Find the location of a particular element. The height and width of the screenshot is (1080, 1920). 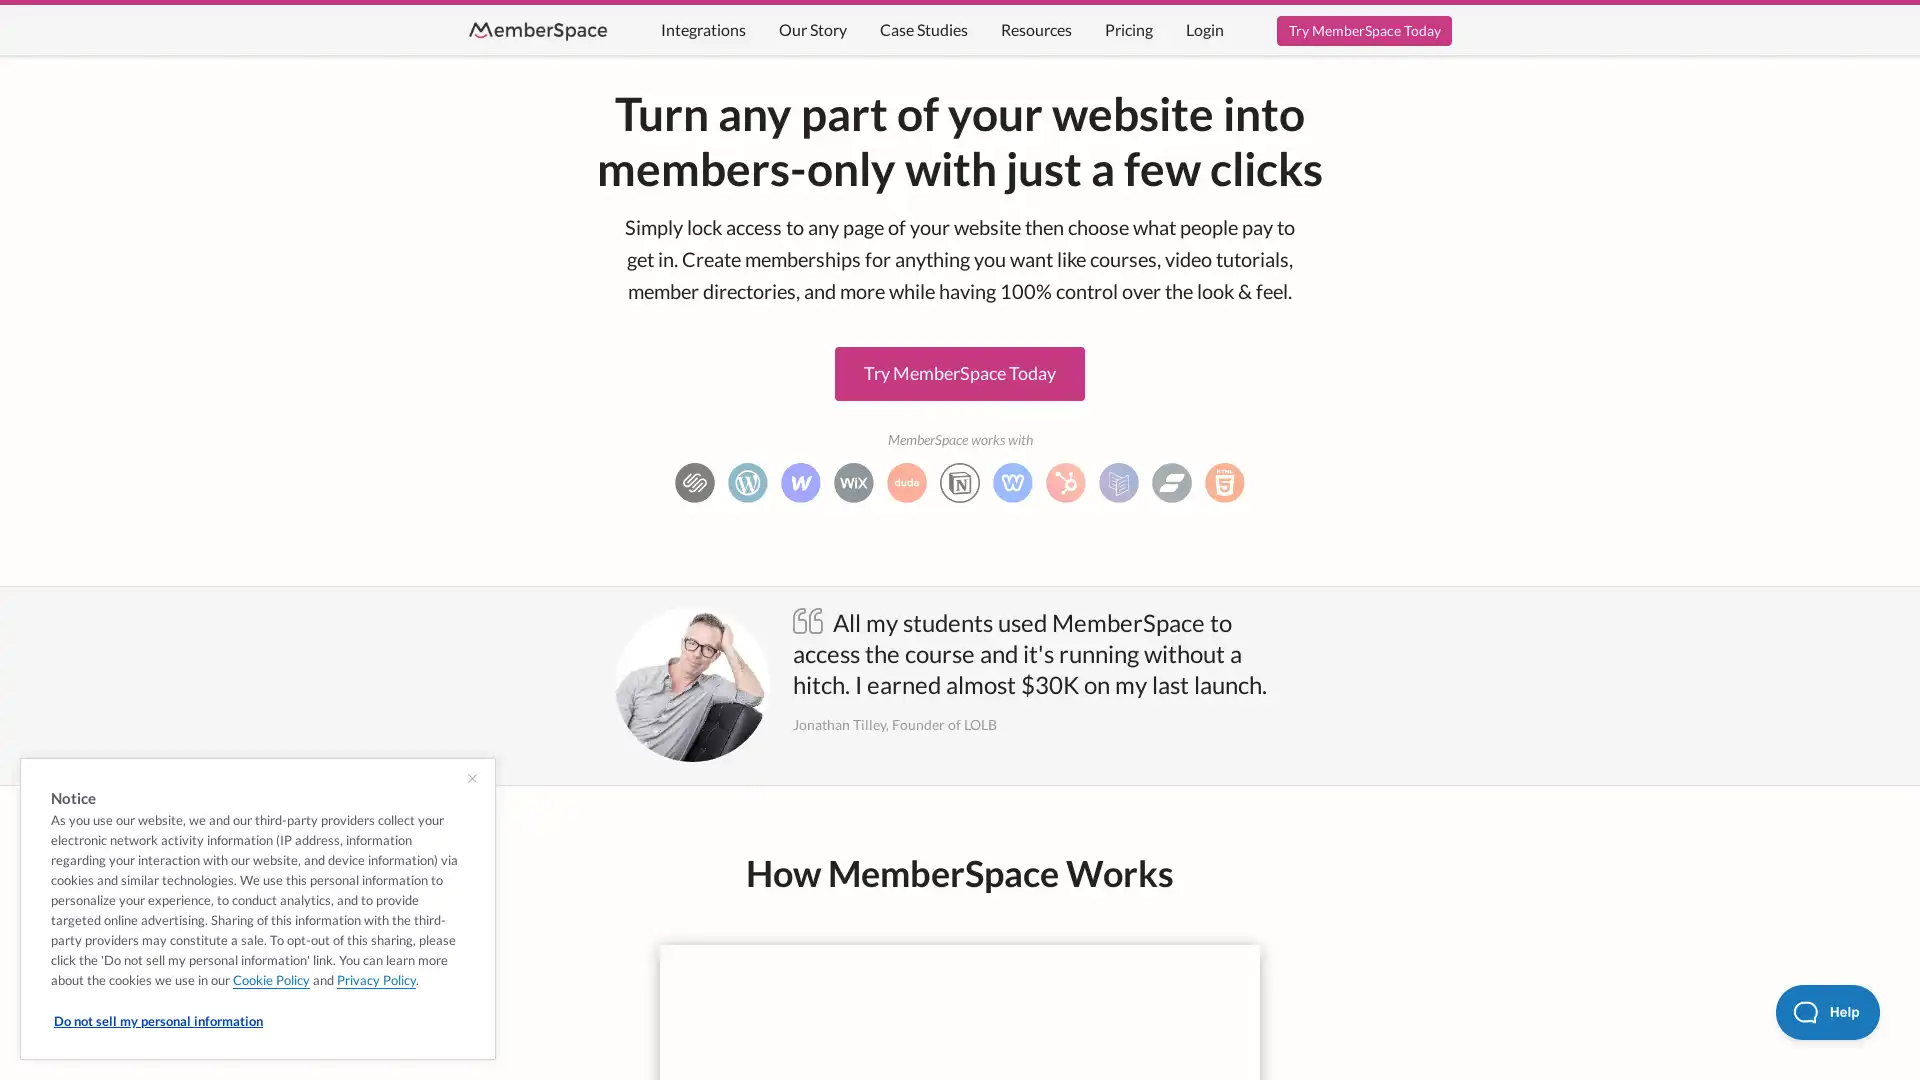

consent-close-icon is located at coordinates (471, 778).